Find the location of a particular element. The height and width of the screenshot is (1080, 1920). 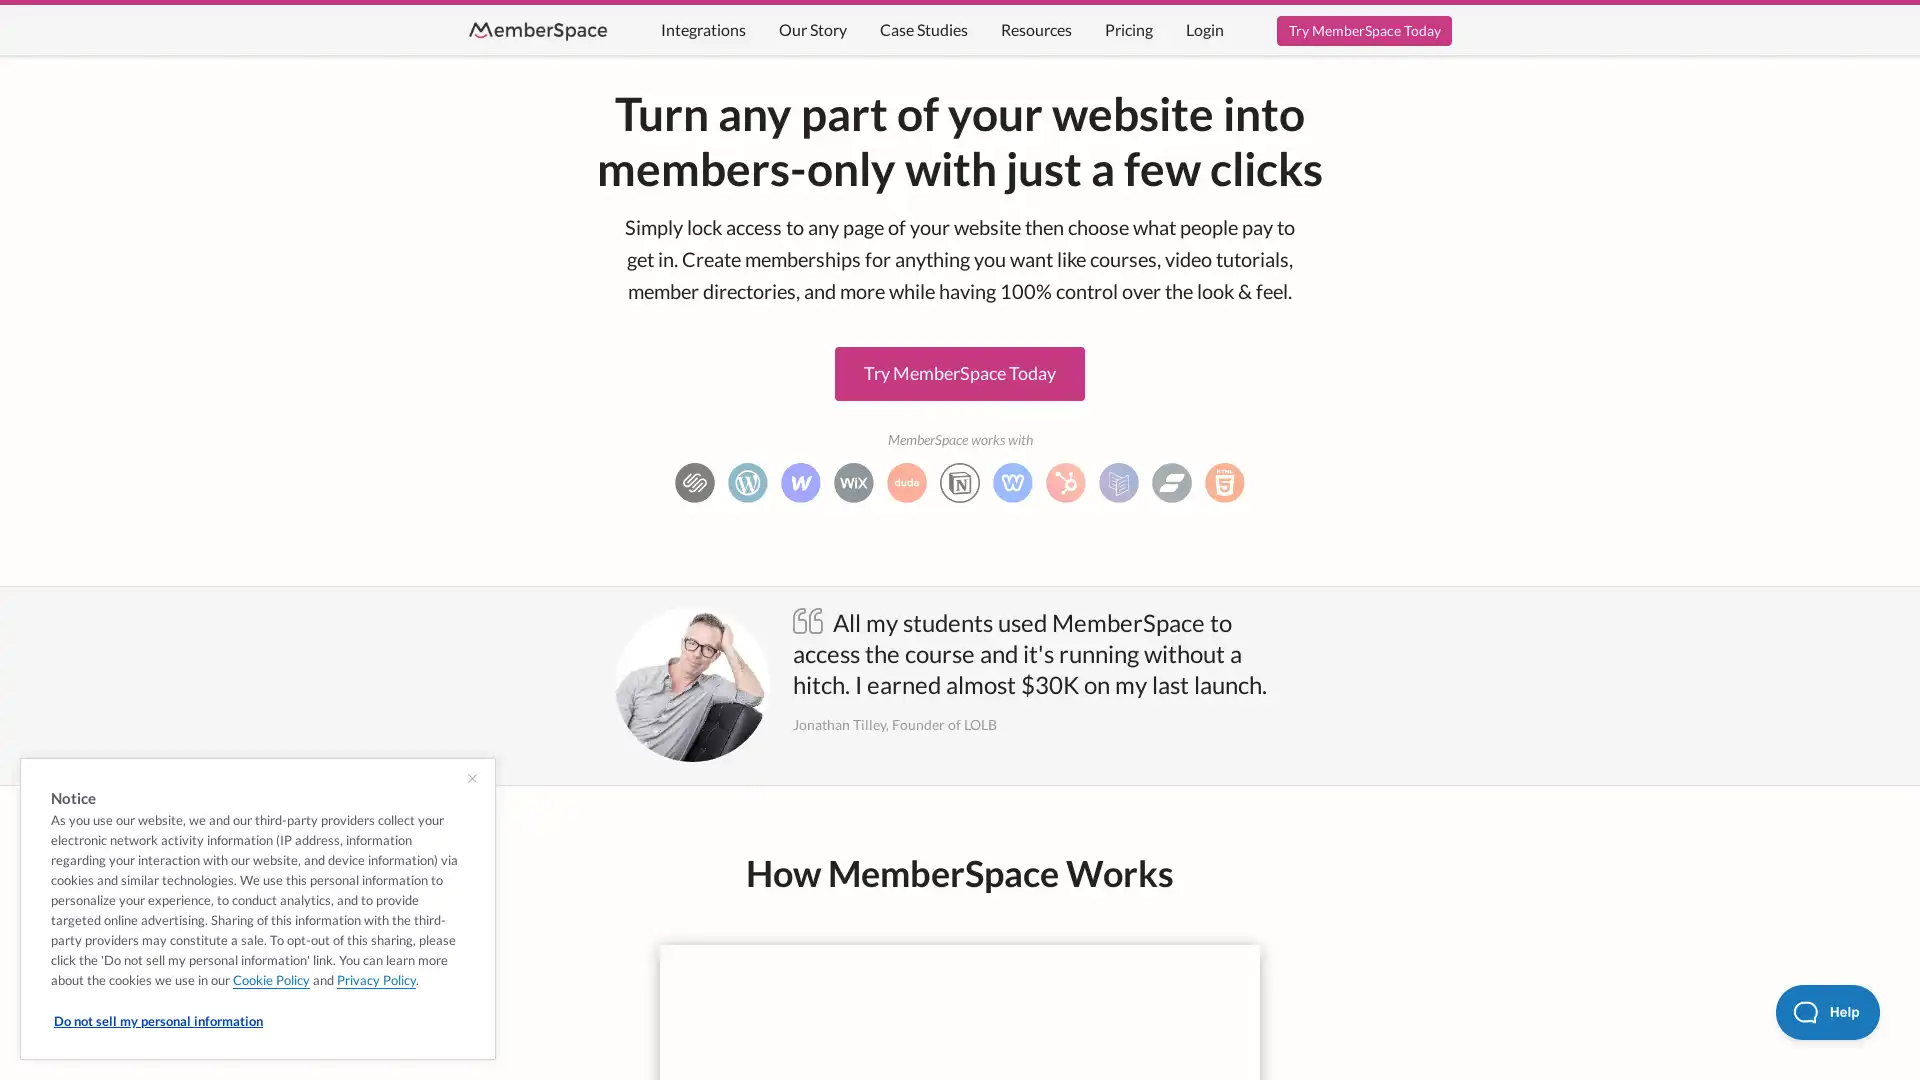

consent-close-icon is located at coordinates (471, 778).